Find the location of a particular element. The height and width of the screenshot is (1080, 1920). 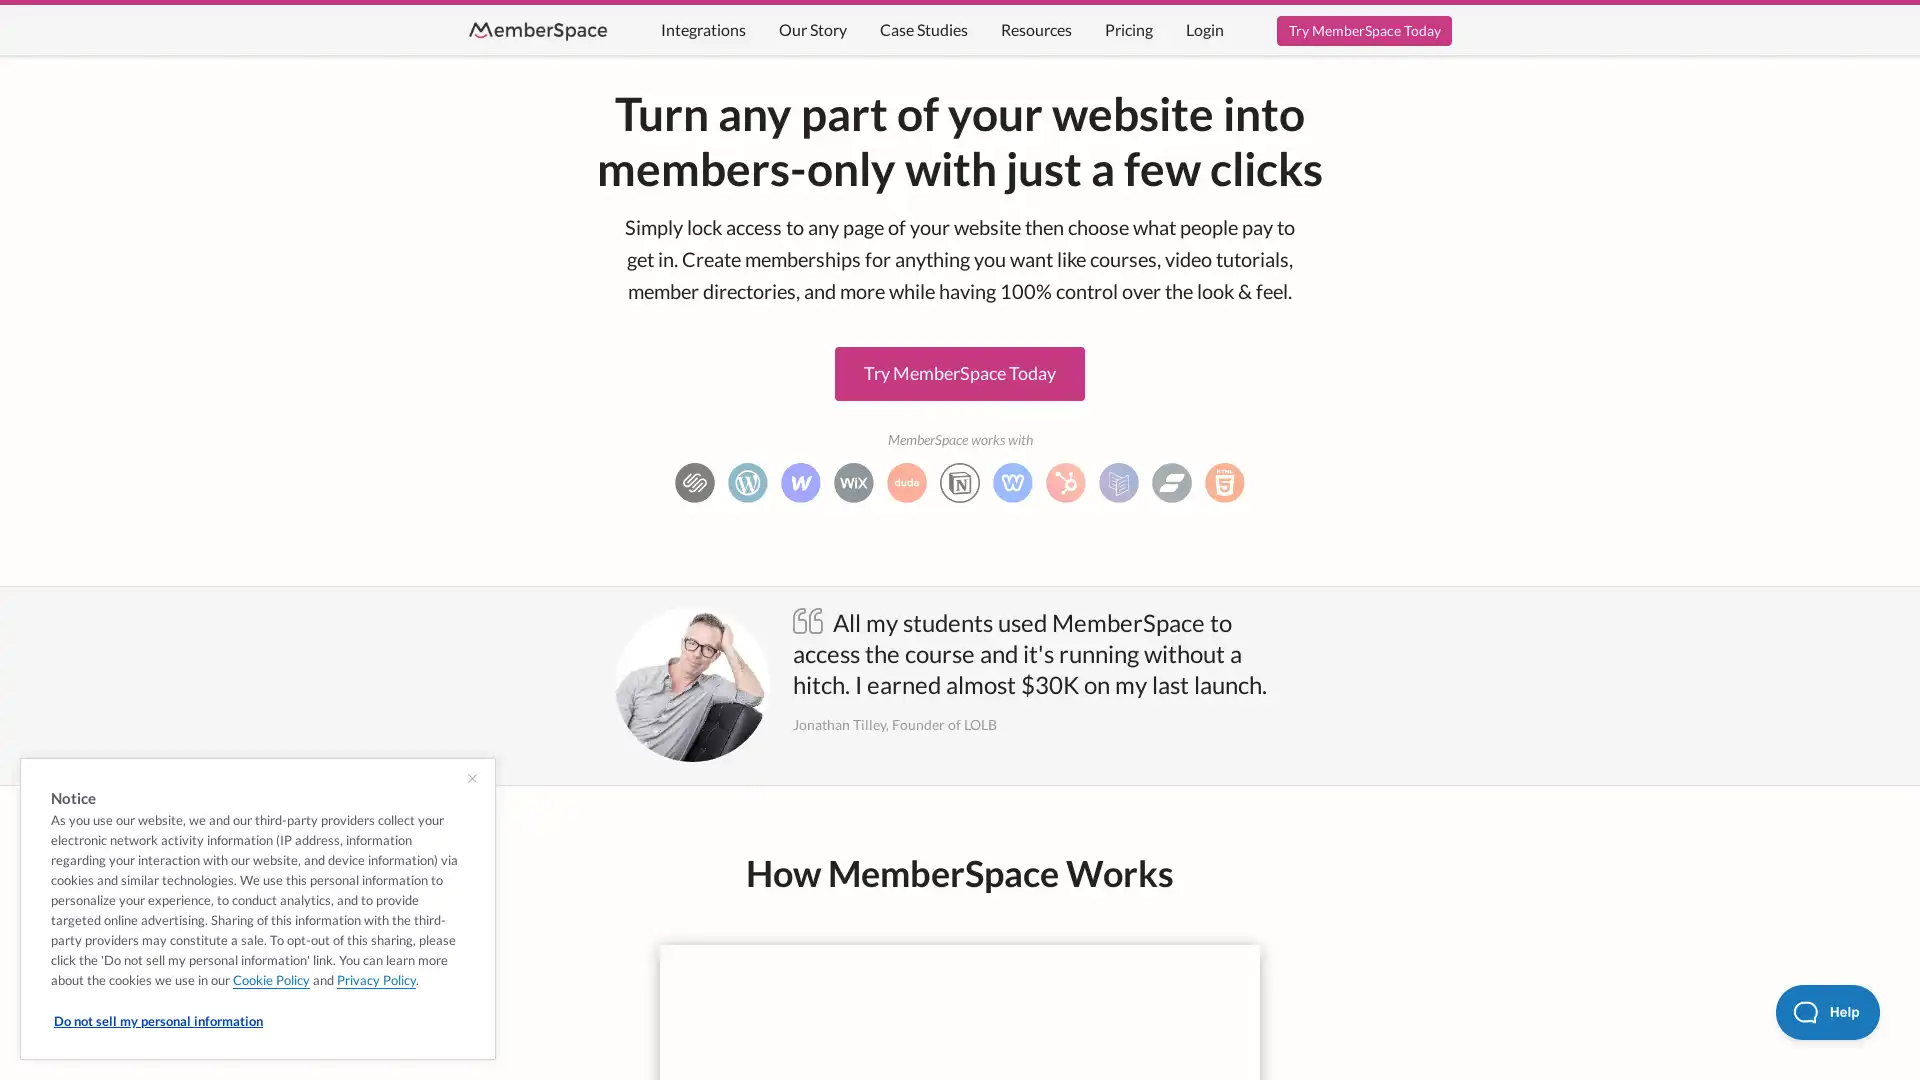

consent-close-icon is located at coordinates (471, 778).